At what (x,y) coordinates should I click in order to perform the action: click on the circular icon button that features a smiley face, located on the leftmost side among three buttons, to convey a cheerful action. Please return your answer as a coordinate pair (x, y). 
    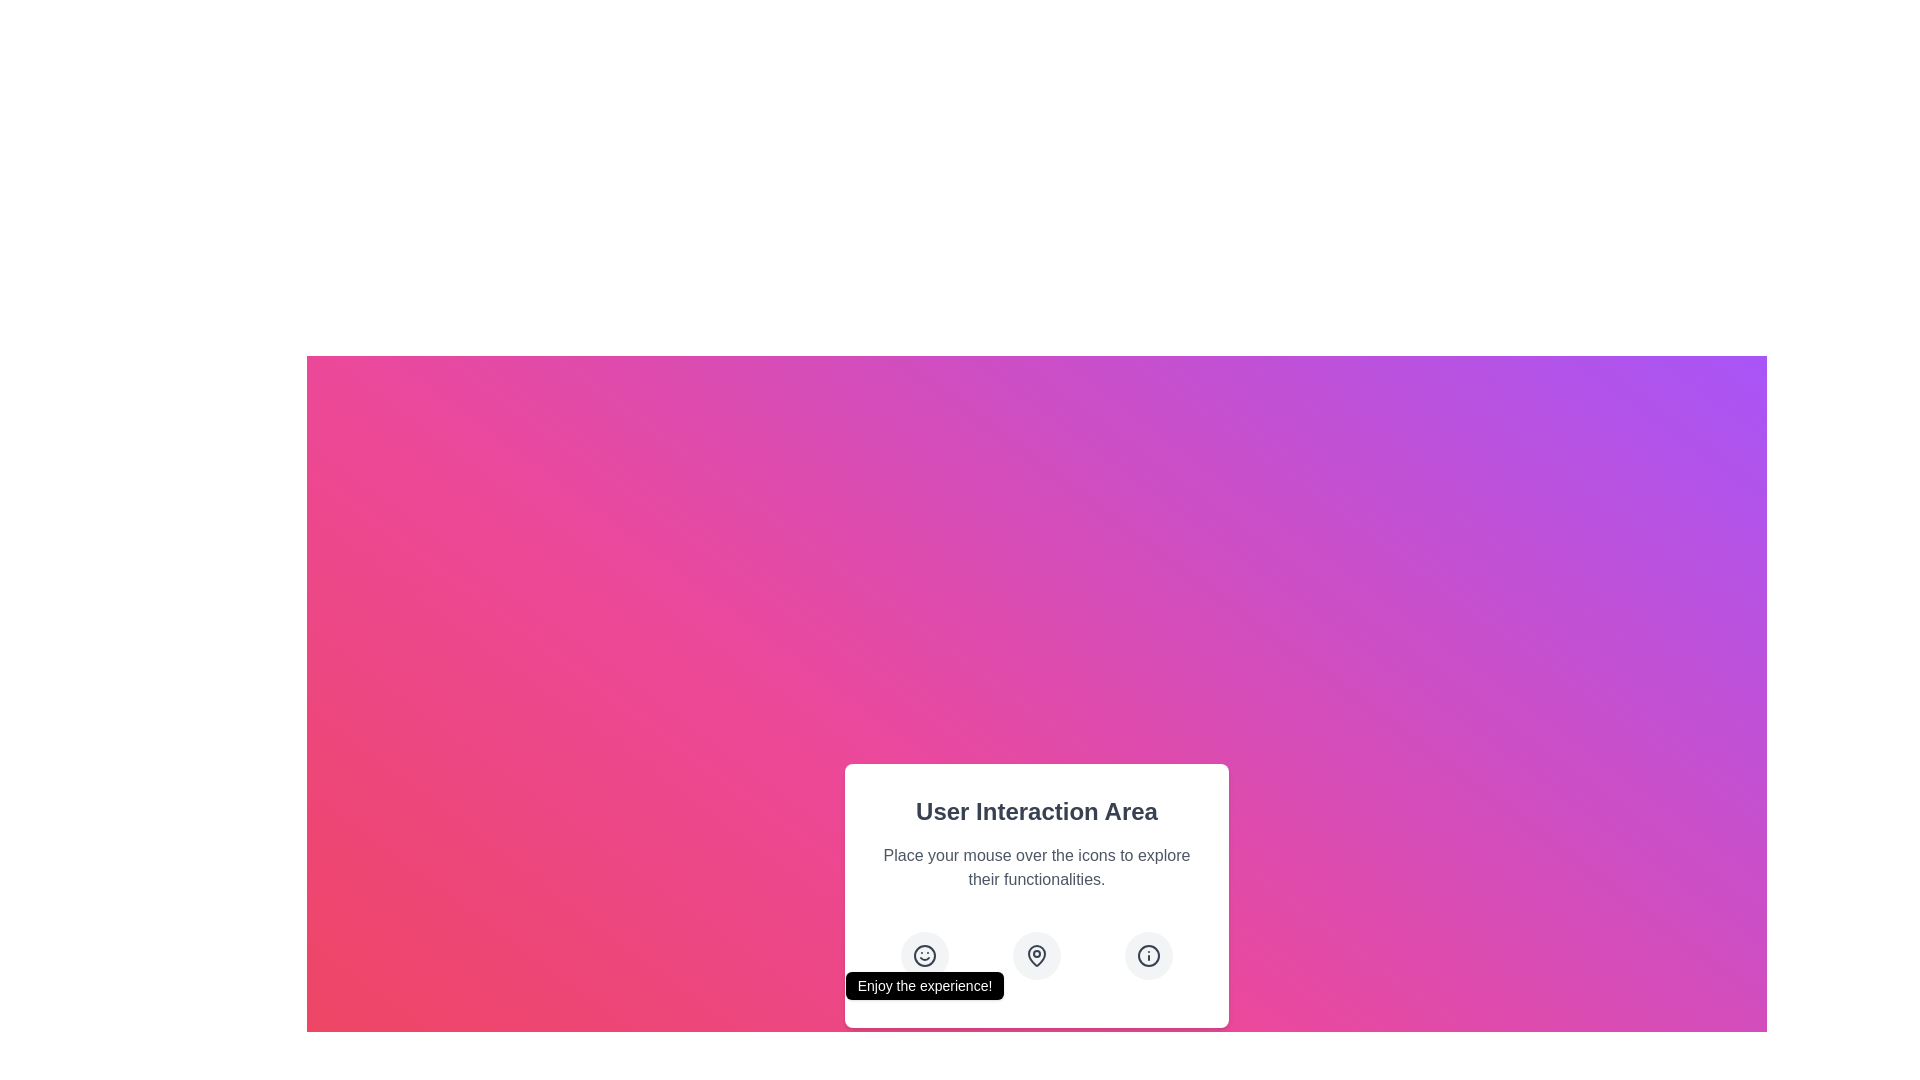
    Looking at the image, I should click on (924, 955).